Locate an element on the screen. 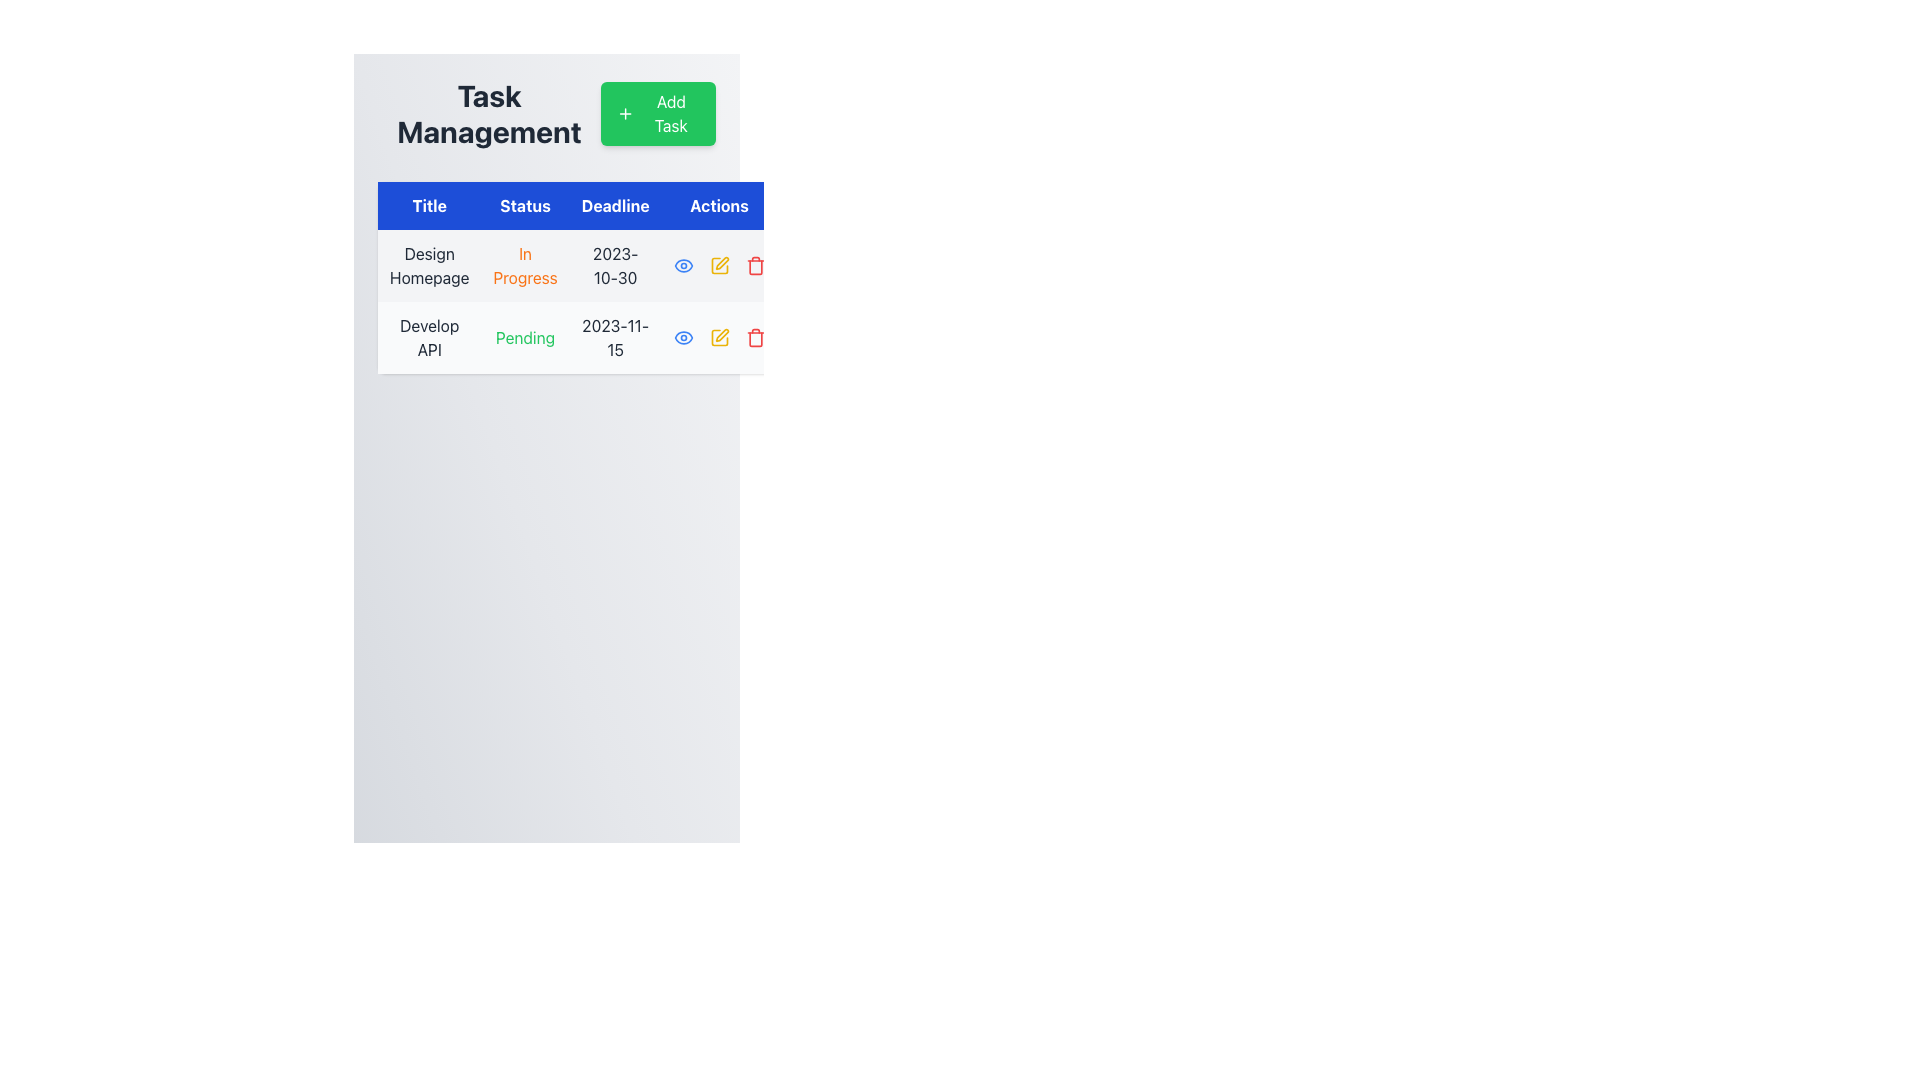 Image resolution: width=1920 pixels, height=1080 pixels. the red trash bin icon button located in the action column of the second row of the table is located at coordinates (754, 337).